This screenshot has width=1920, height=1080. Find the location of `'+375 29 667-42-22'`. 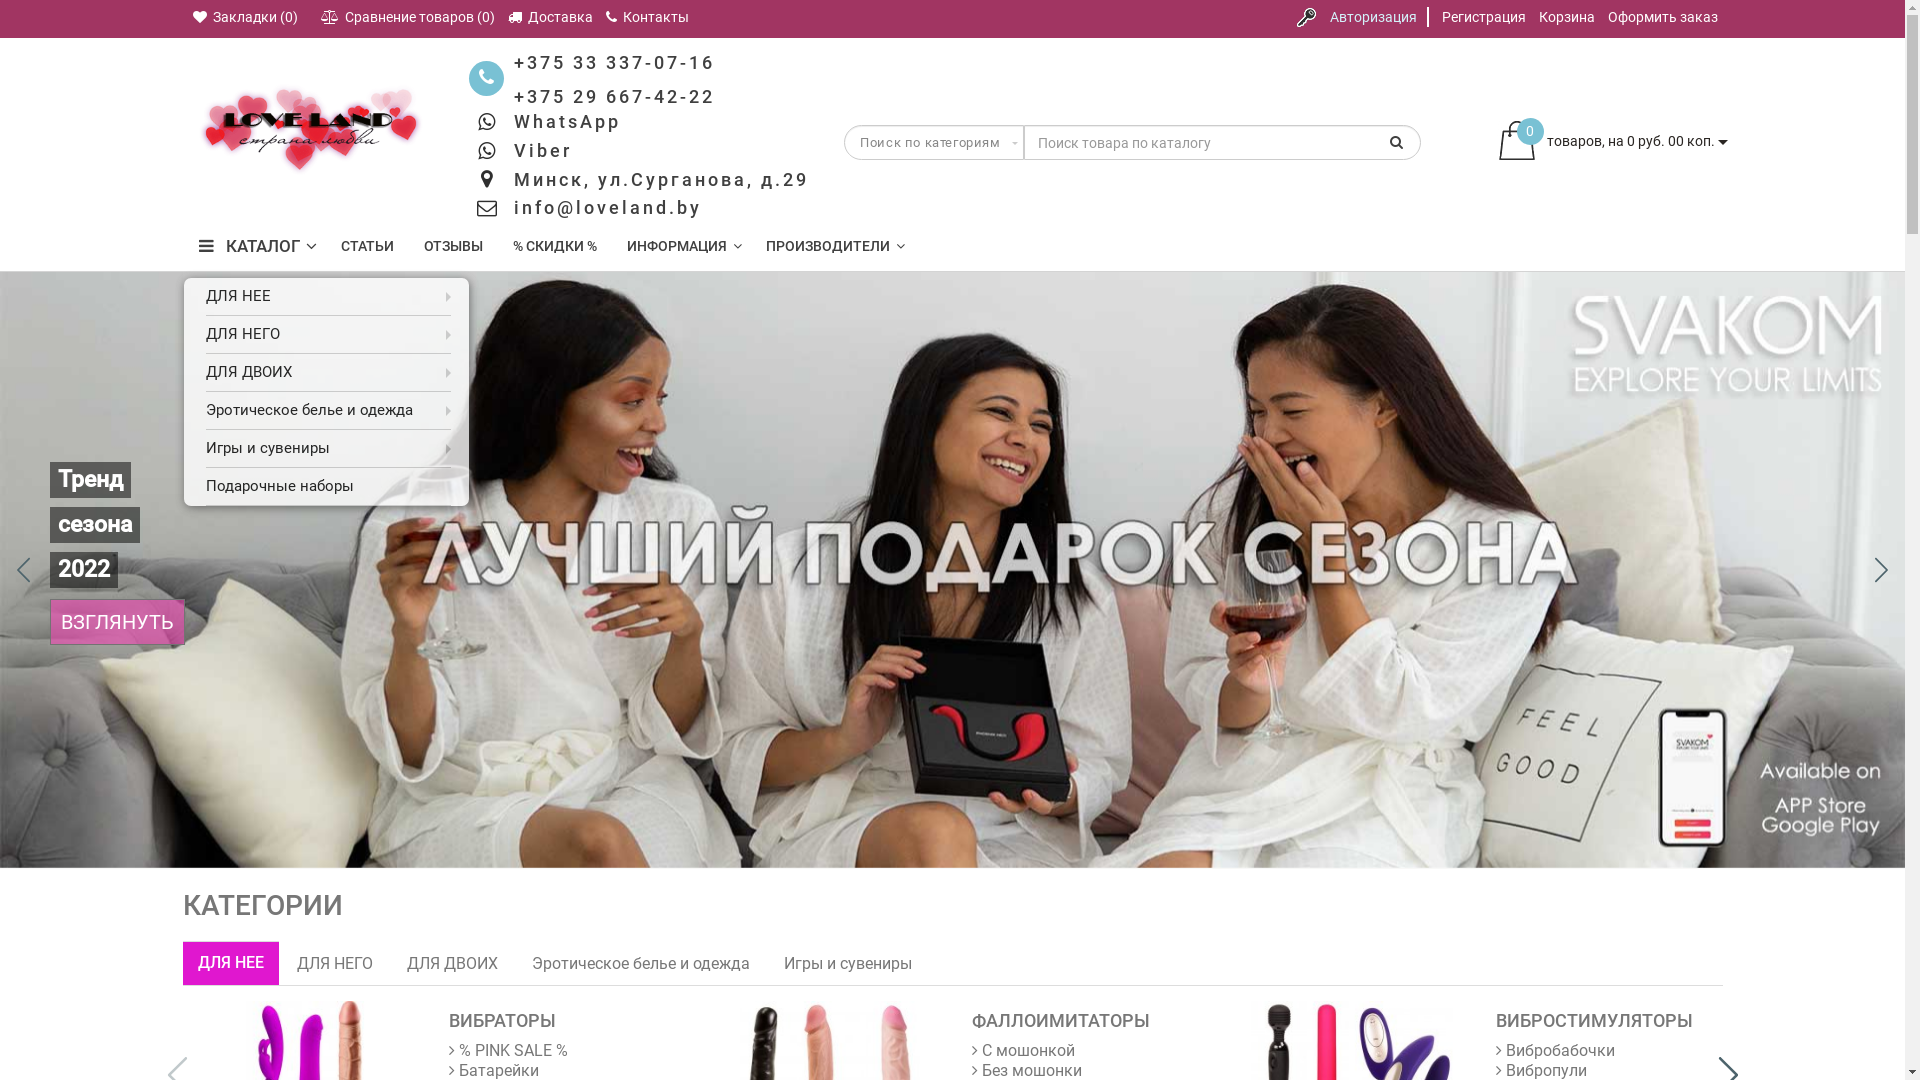

'+375 29 667-42-22' is located at coordinates (613, 96).